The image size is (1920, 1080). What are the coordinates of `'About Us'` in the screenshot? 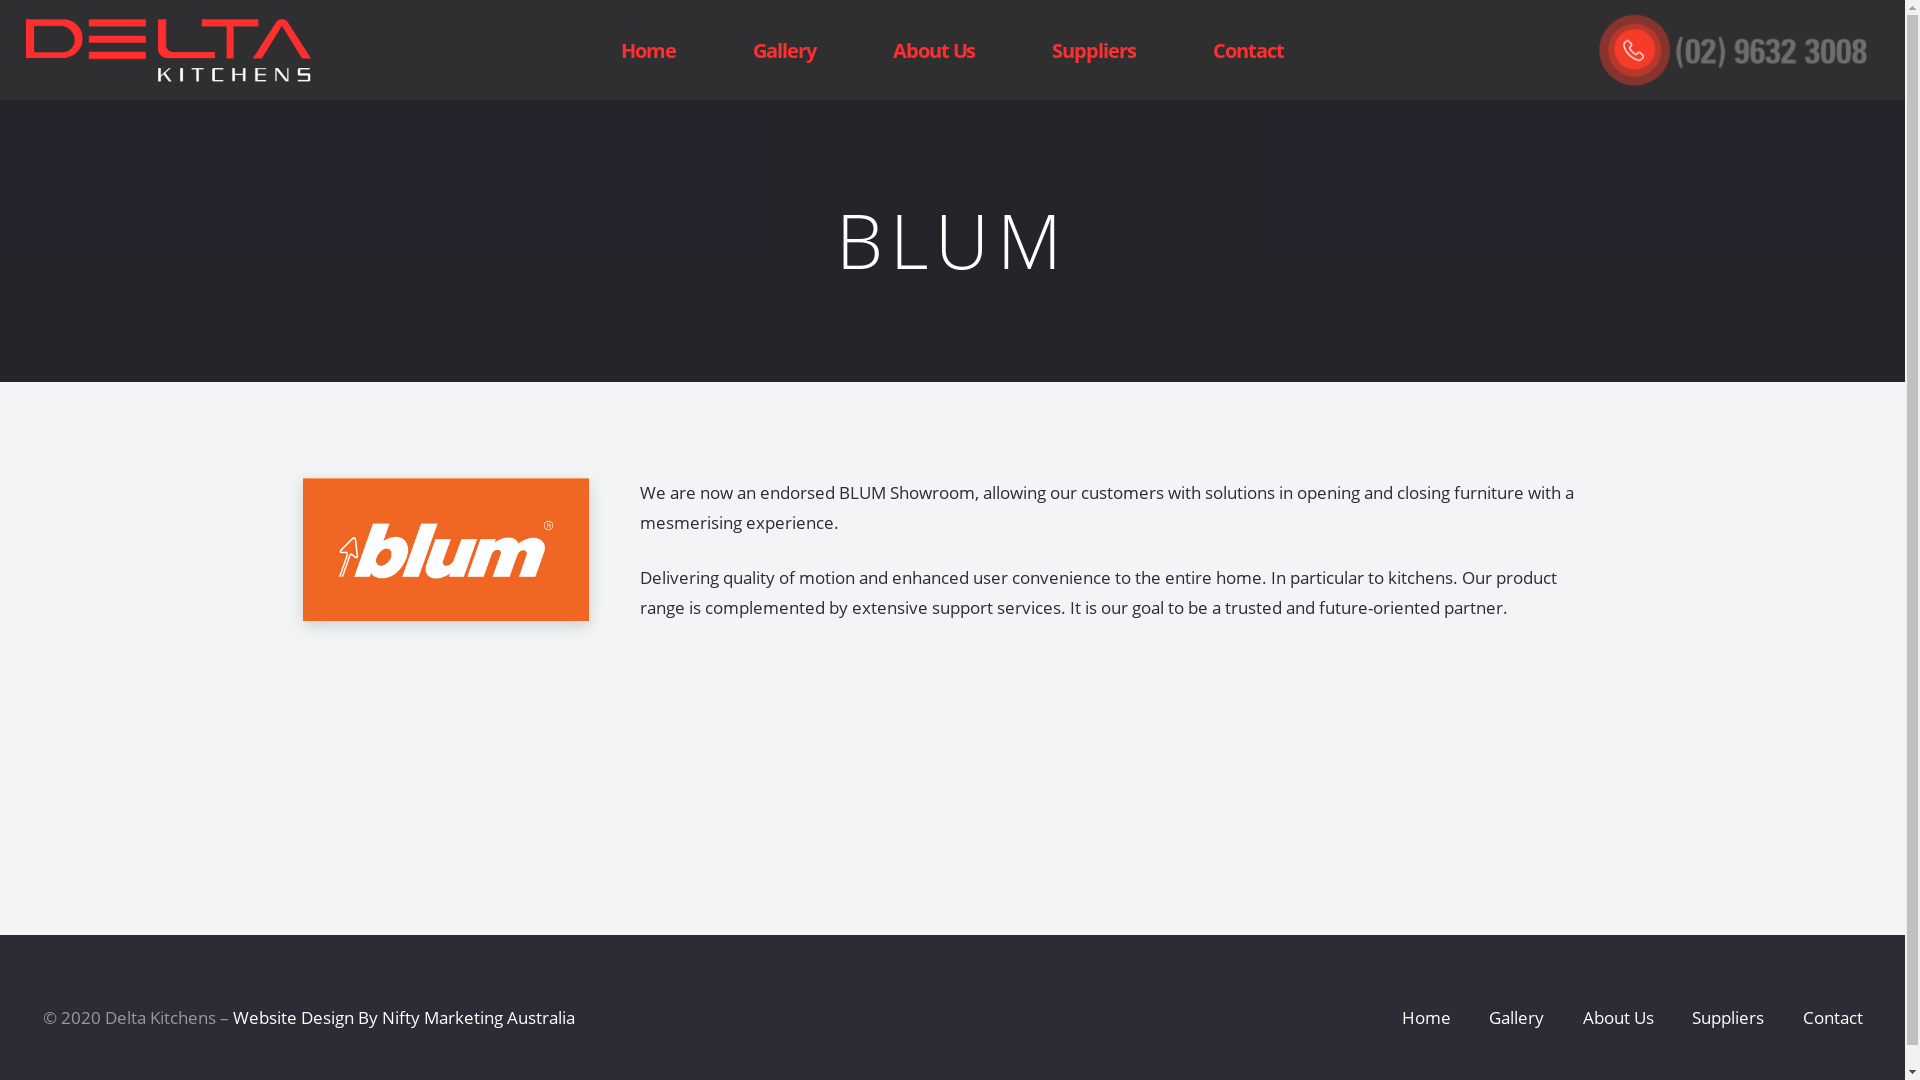 It's located at (933, 49).